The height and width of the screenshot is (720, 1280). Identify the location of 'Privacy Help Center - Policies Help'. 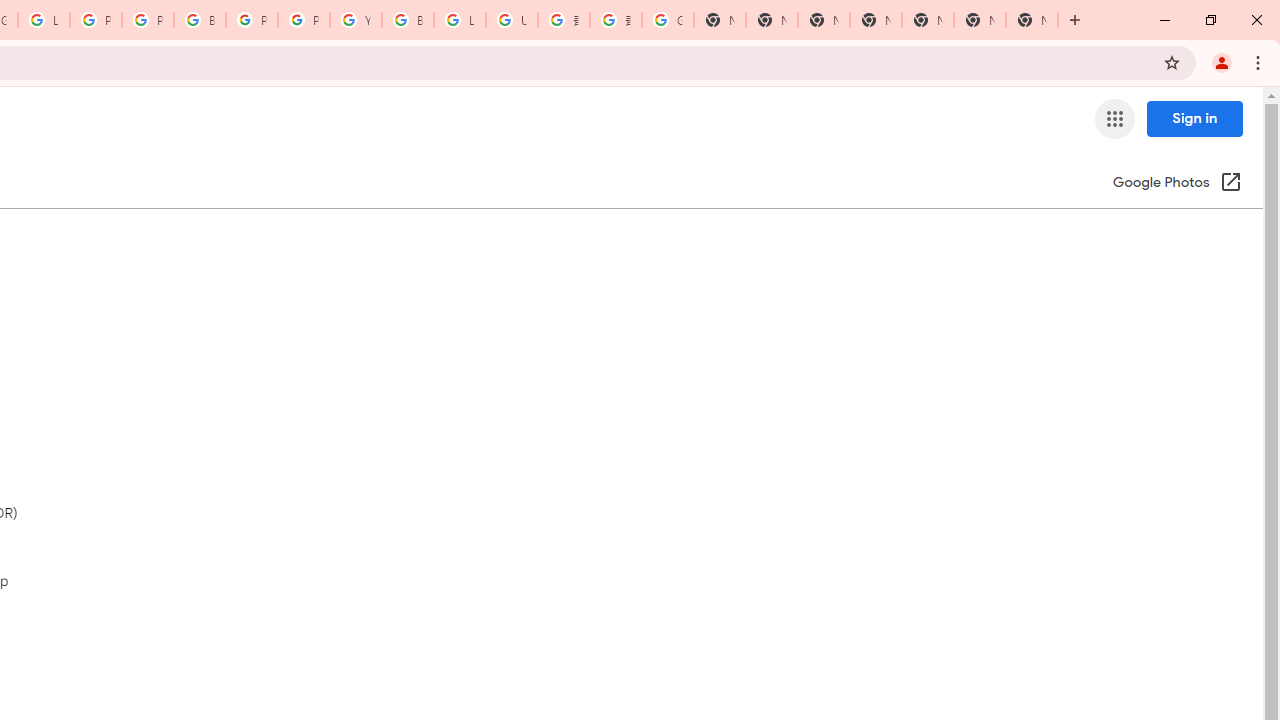
(95, 20).